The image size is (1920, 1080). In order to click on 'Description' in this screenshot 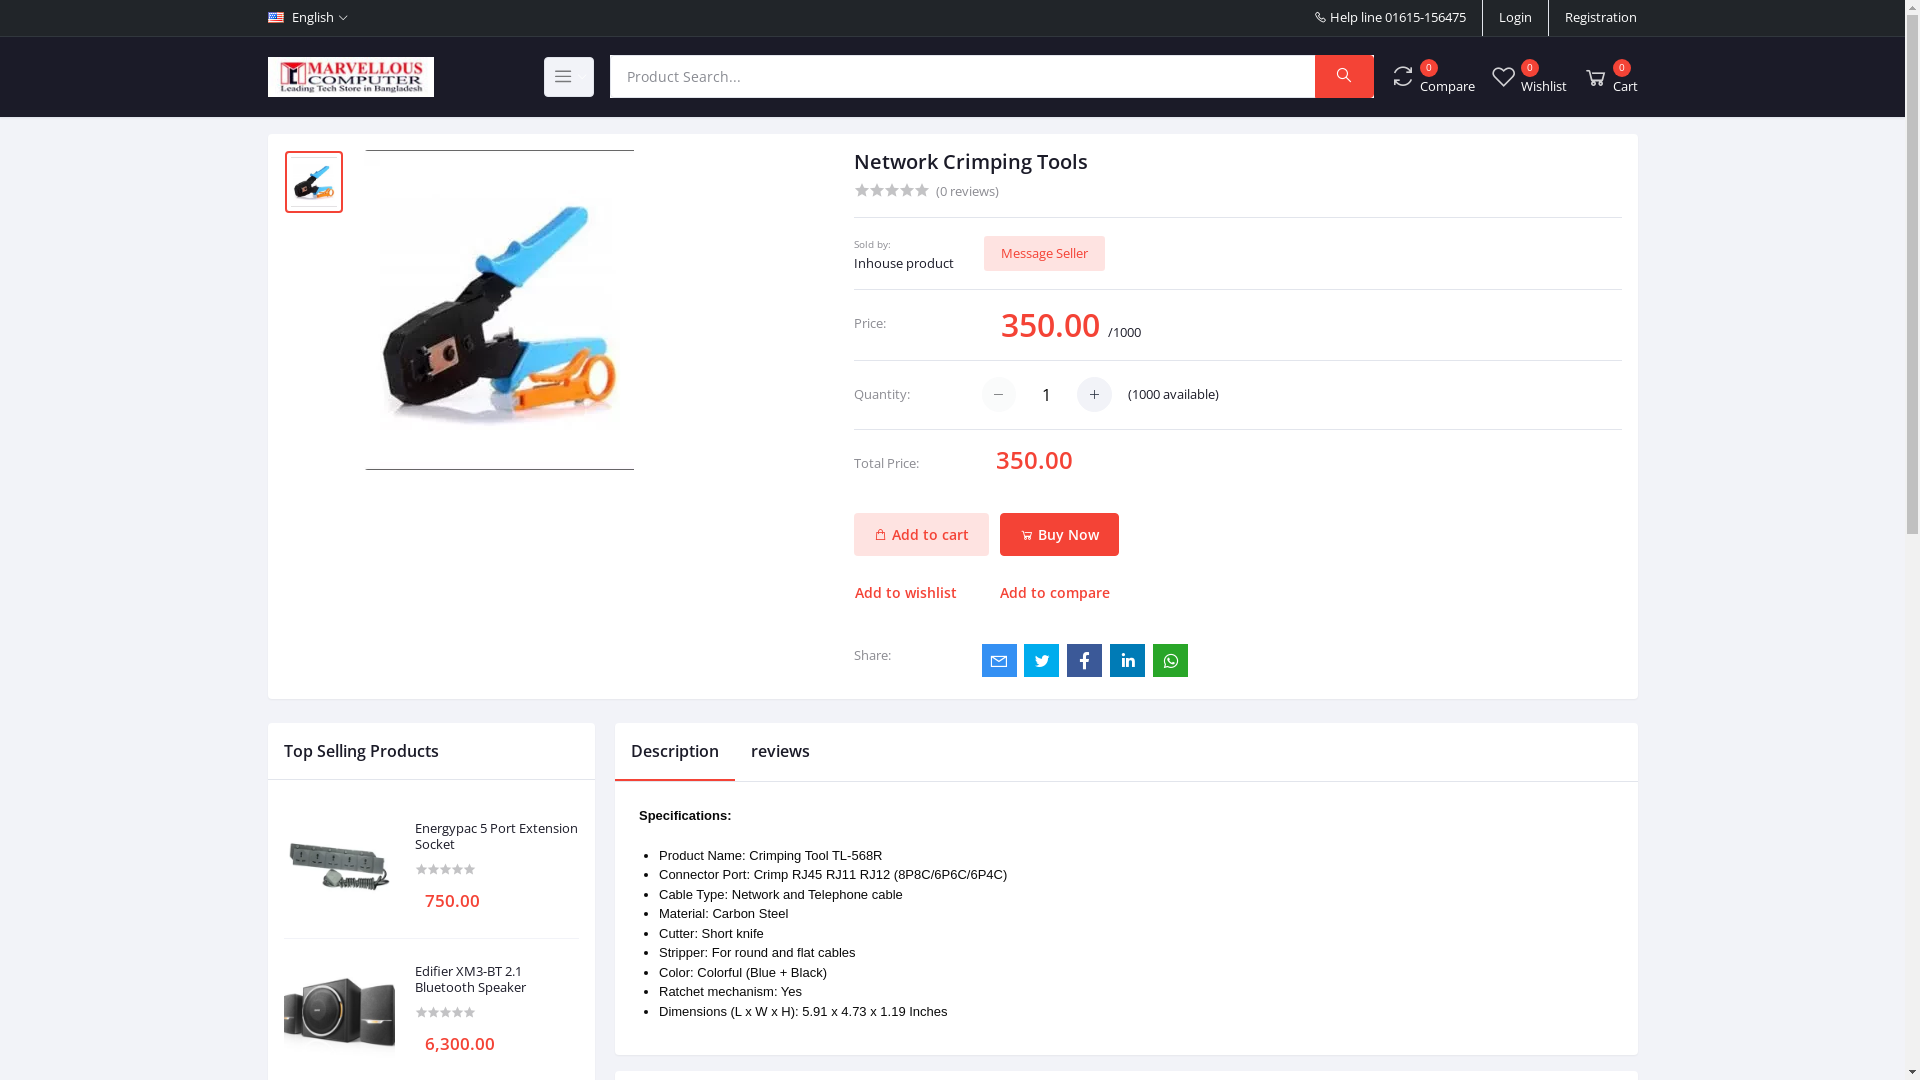, I will do `click(675, 752)`.